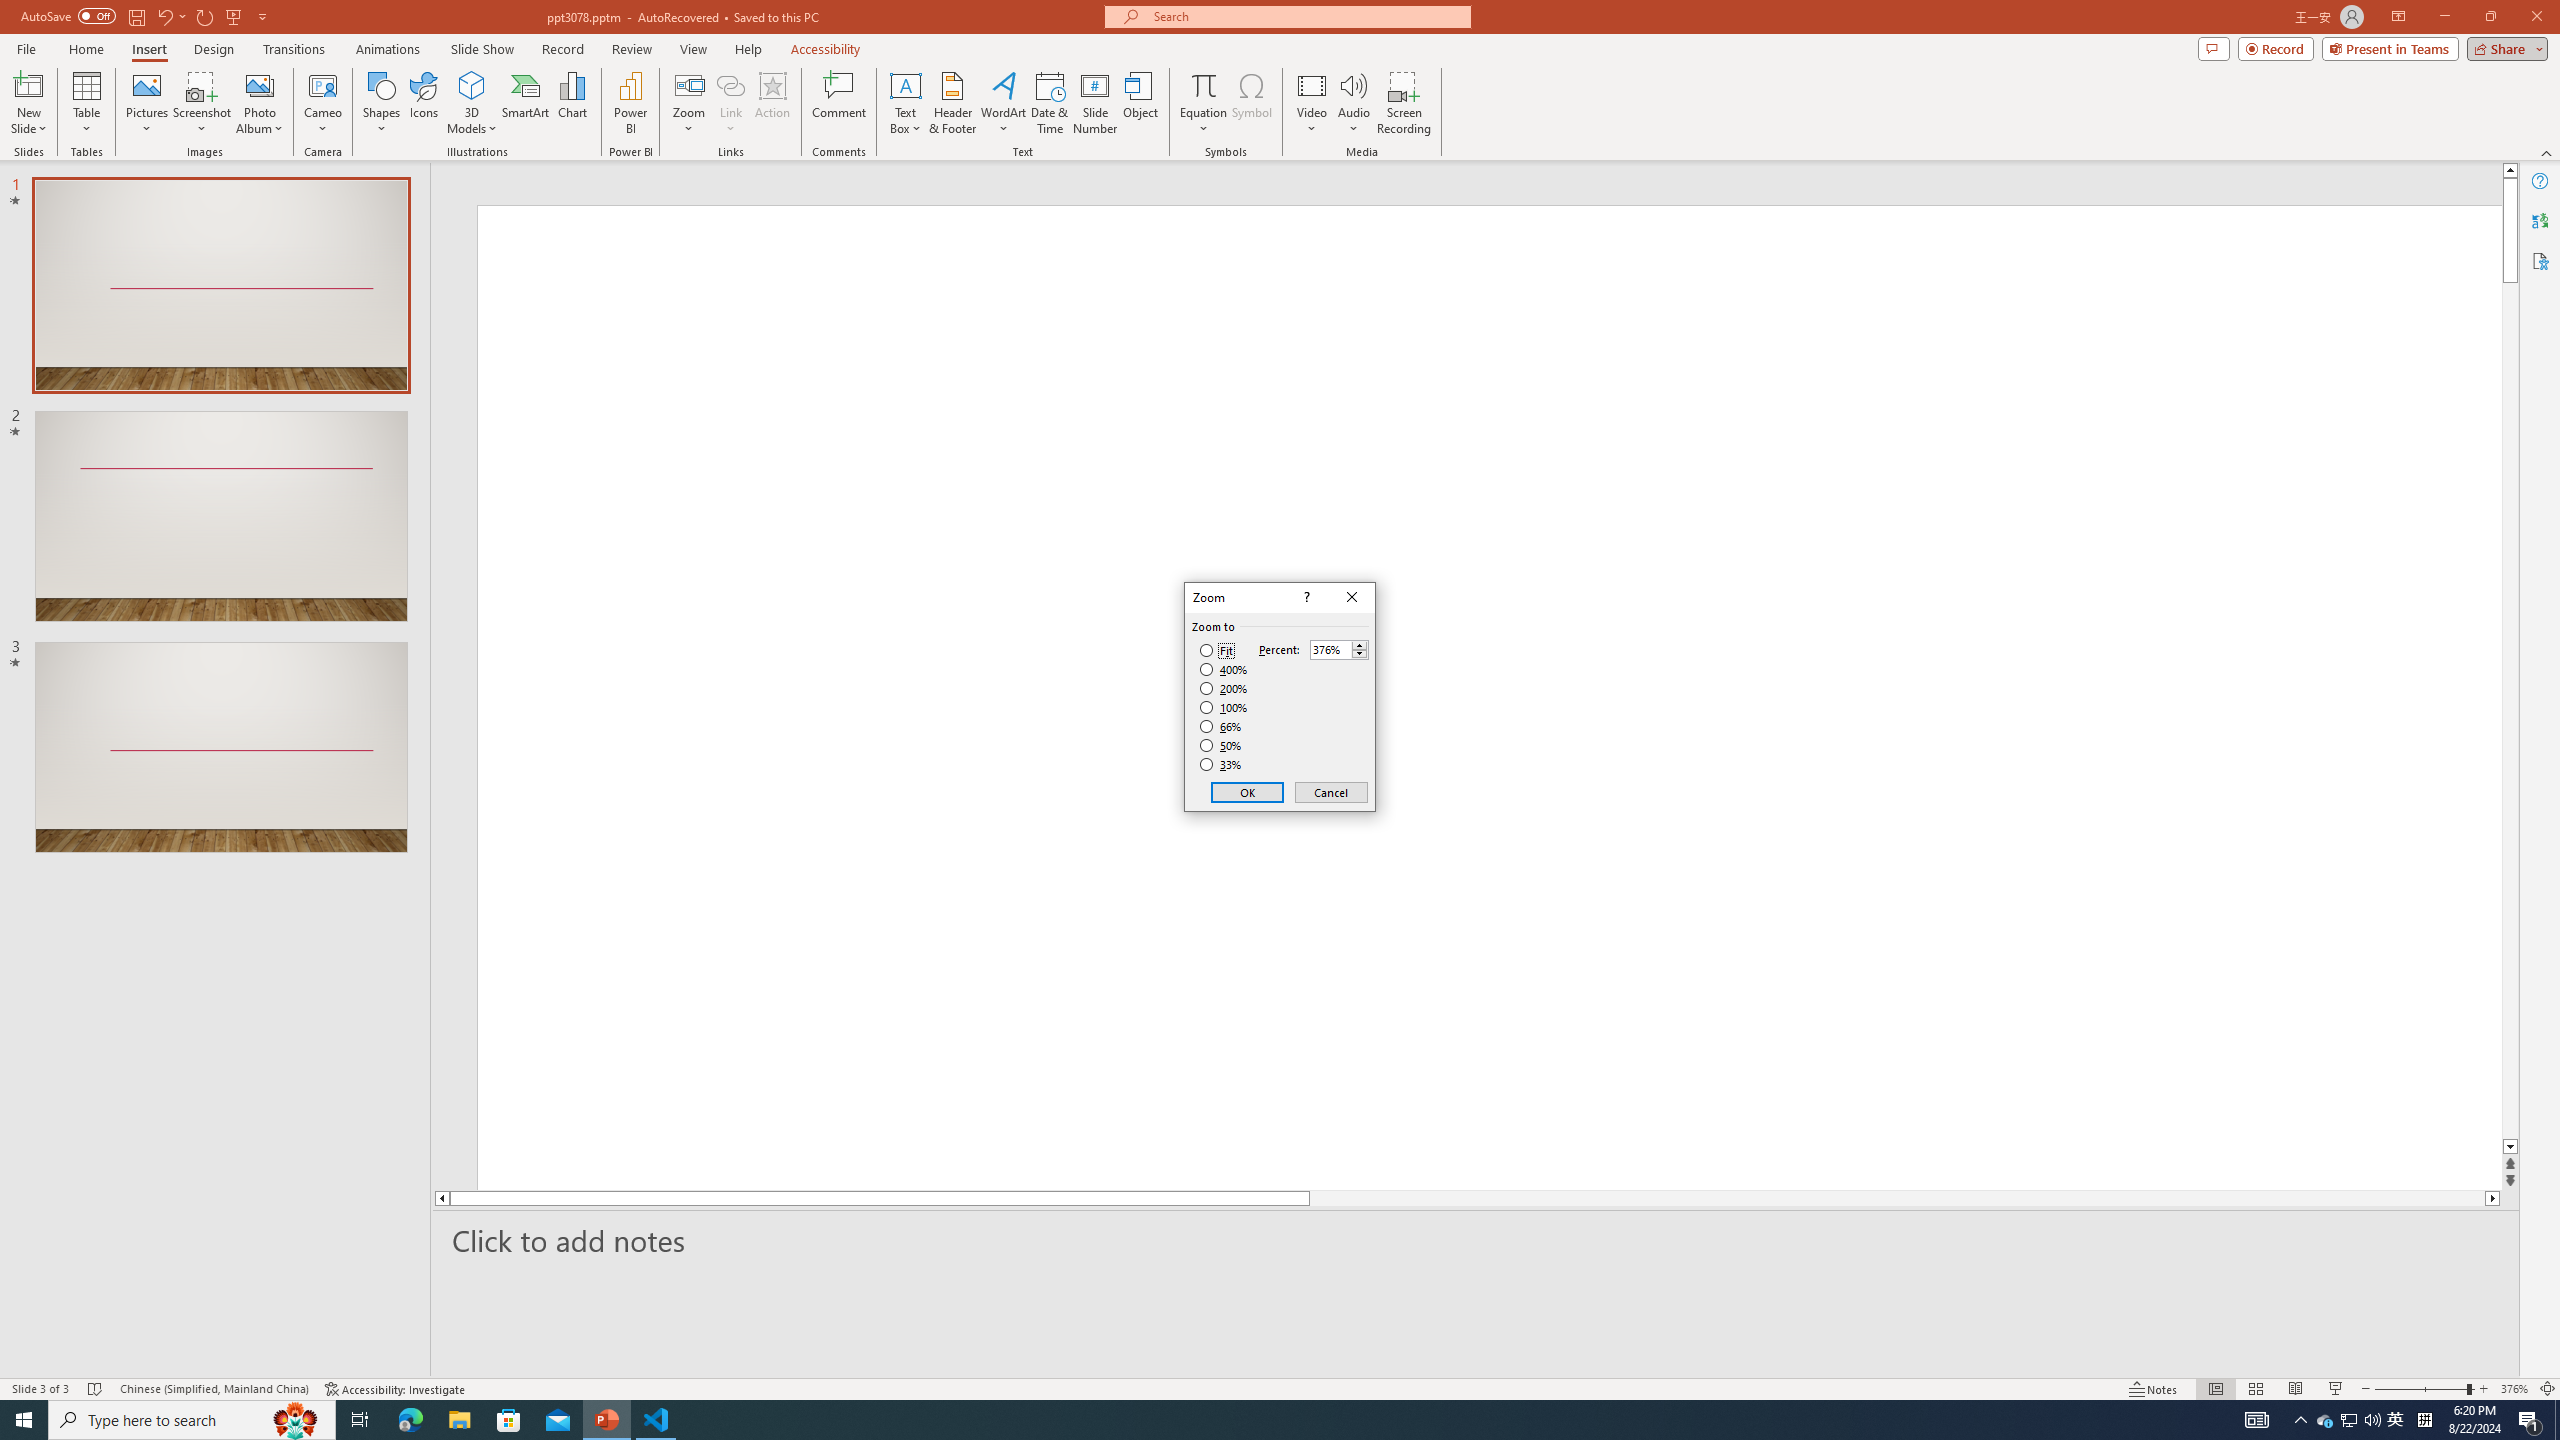 The height and width of the screenshot is (1440, 2560). Describe the element at coordinates (1340, 648) in the screenshot. I see `'Percent'` at that location.